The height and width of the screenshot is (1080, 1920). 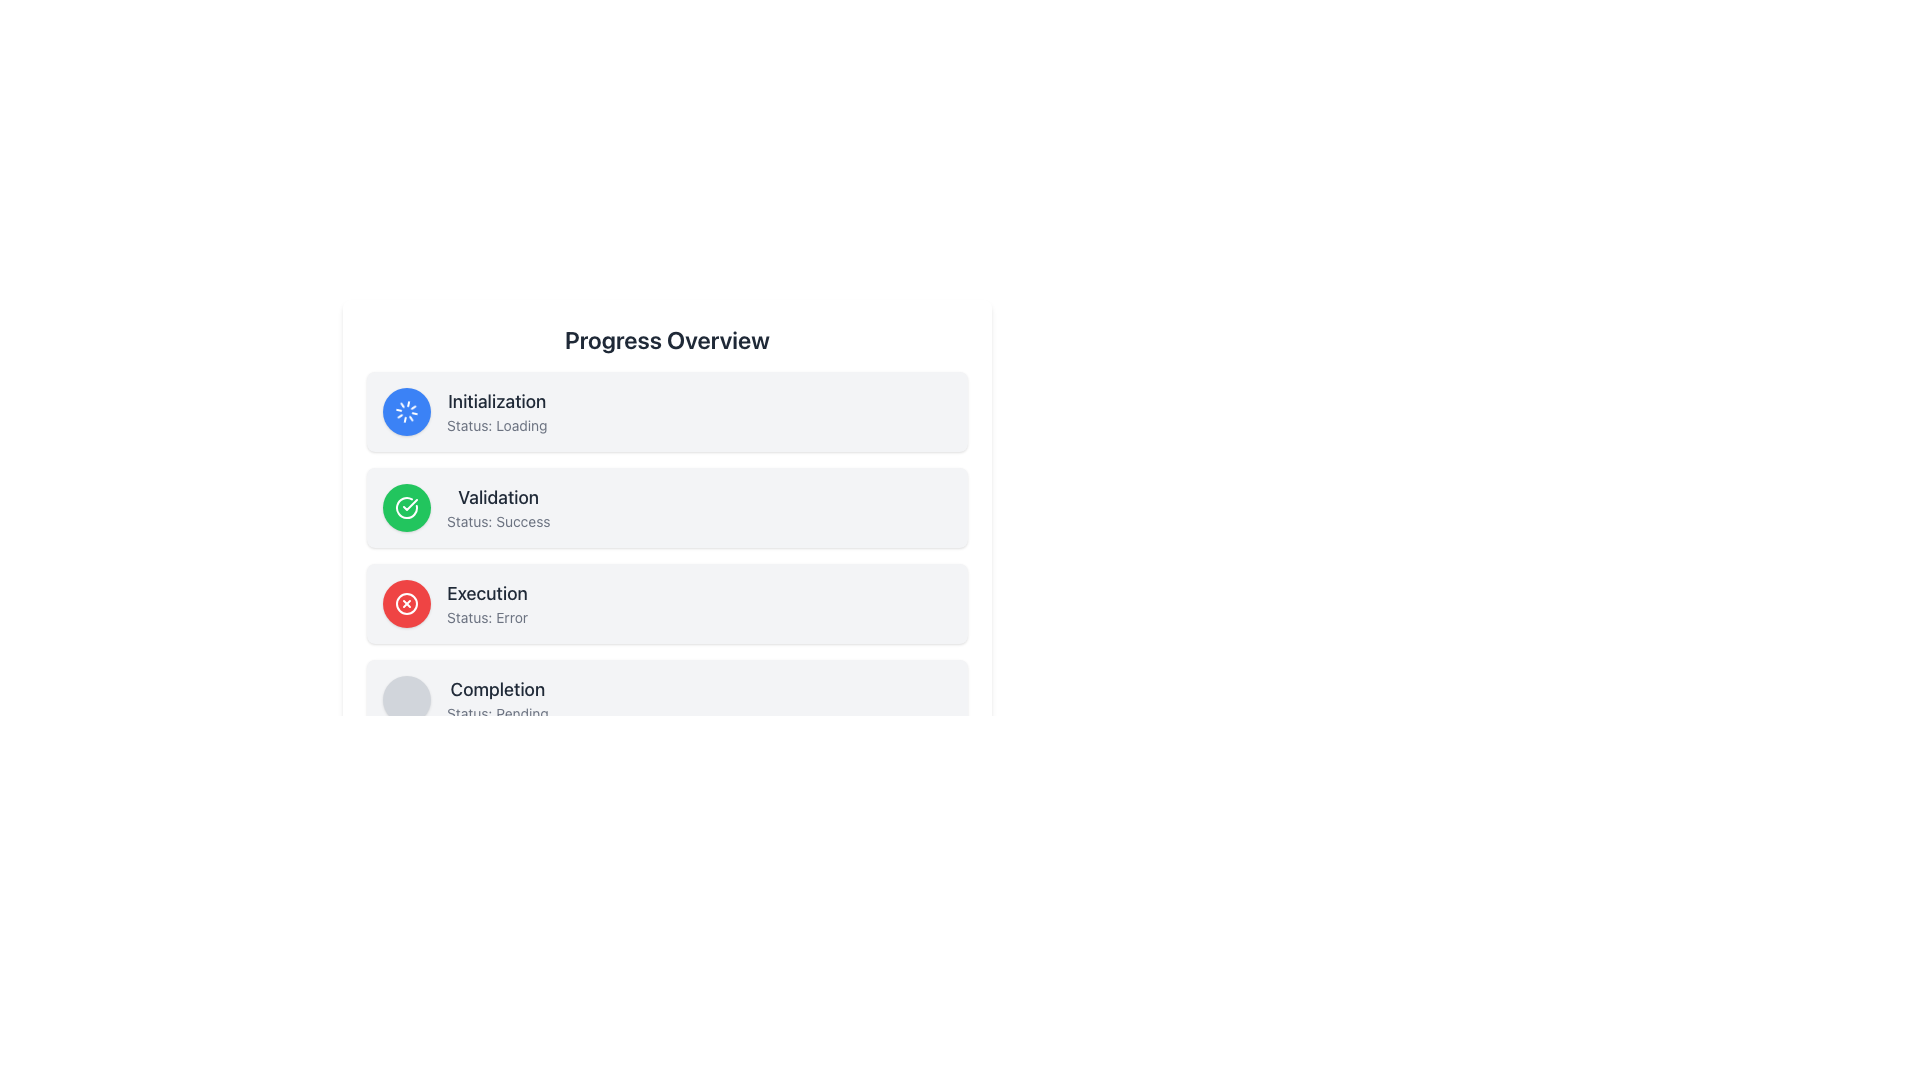 I want to click on the animation of the Indication Icon that visually represents the loading state during the initialization process, so click(x=406, y=411).